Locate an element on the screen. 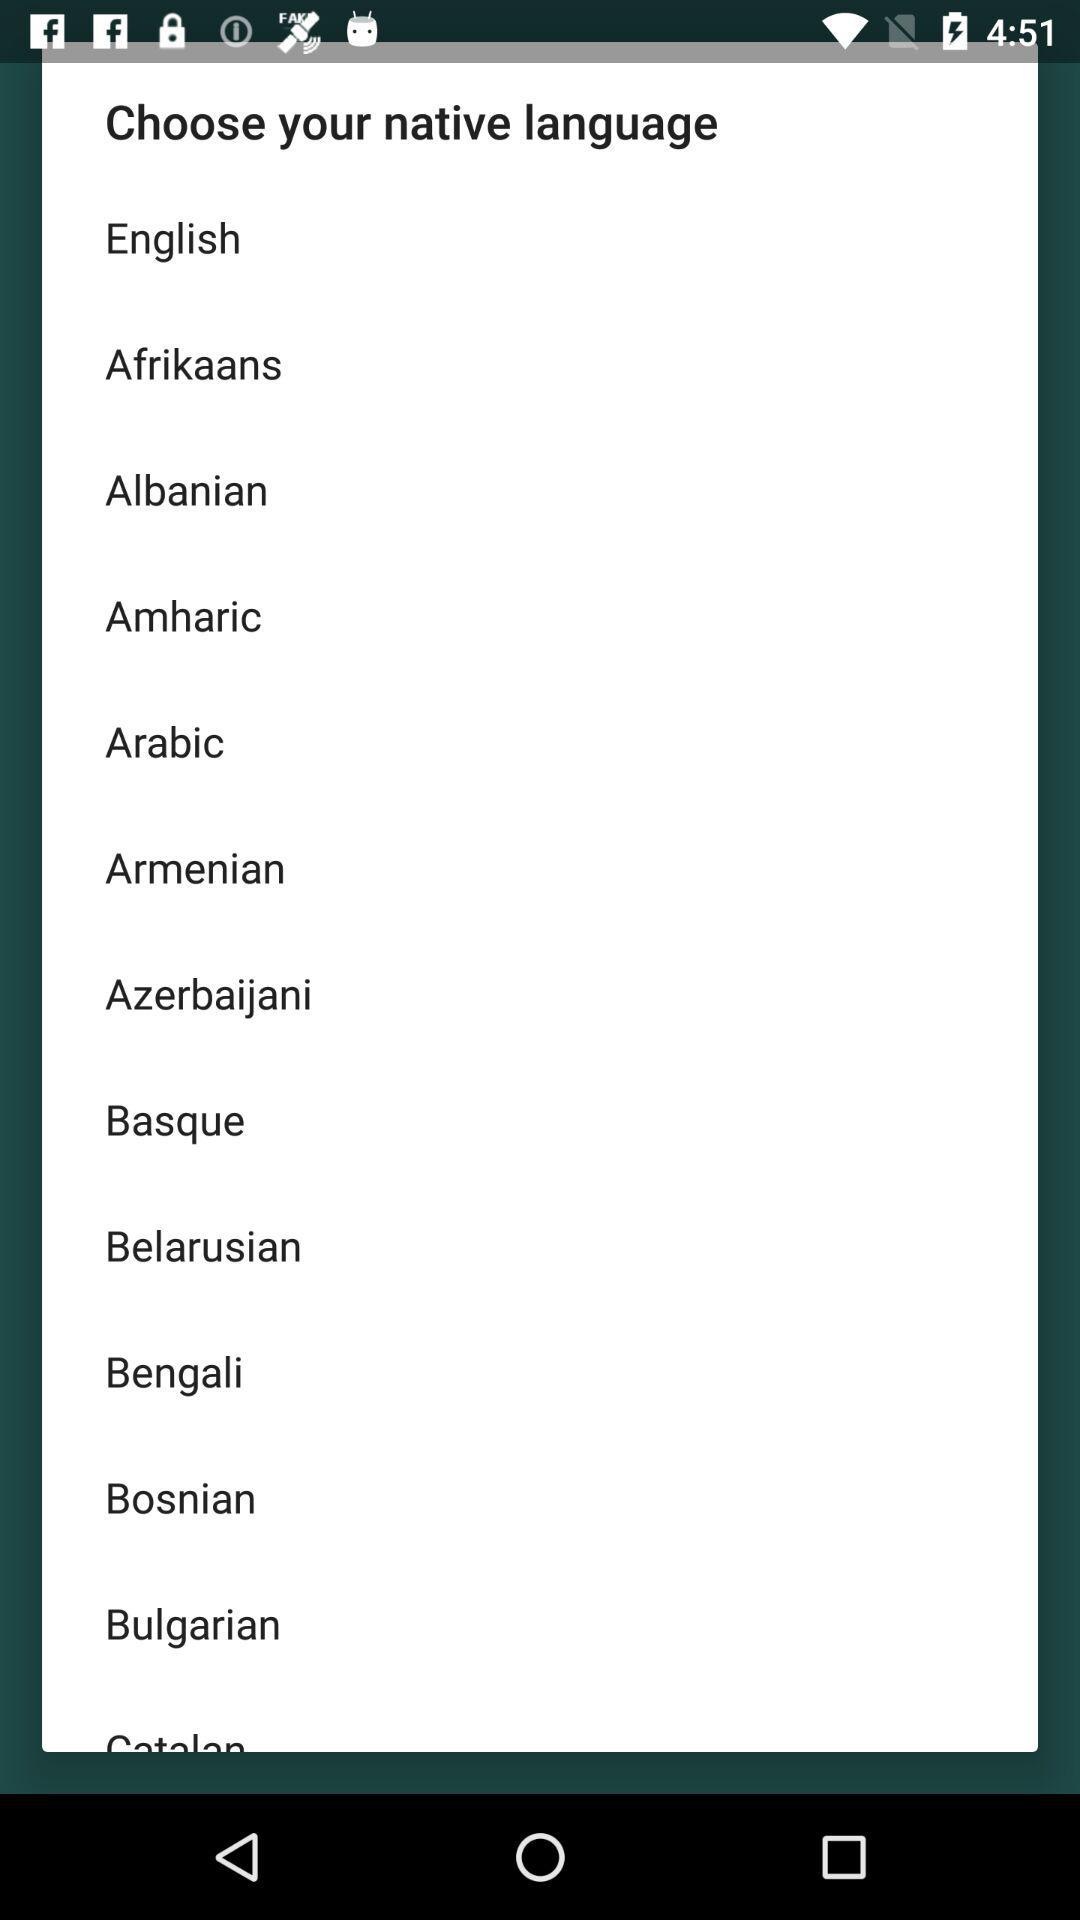  the item below the armenian icon is located at coordinates (540, 993).